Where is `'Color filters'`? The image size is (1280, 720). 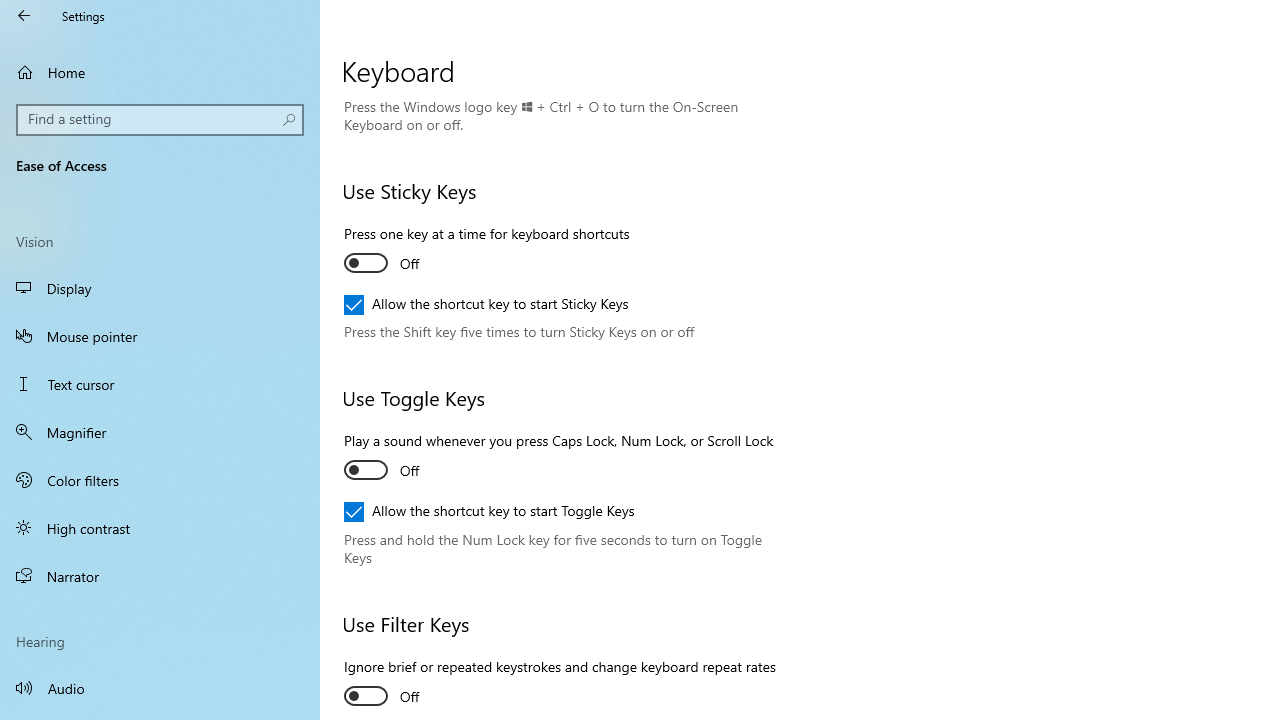
'Color filters' is located at coordinates (160, 479).